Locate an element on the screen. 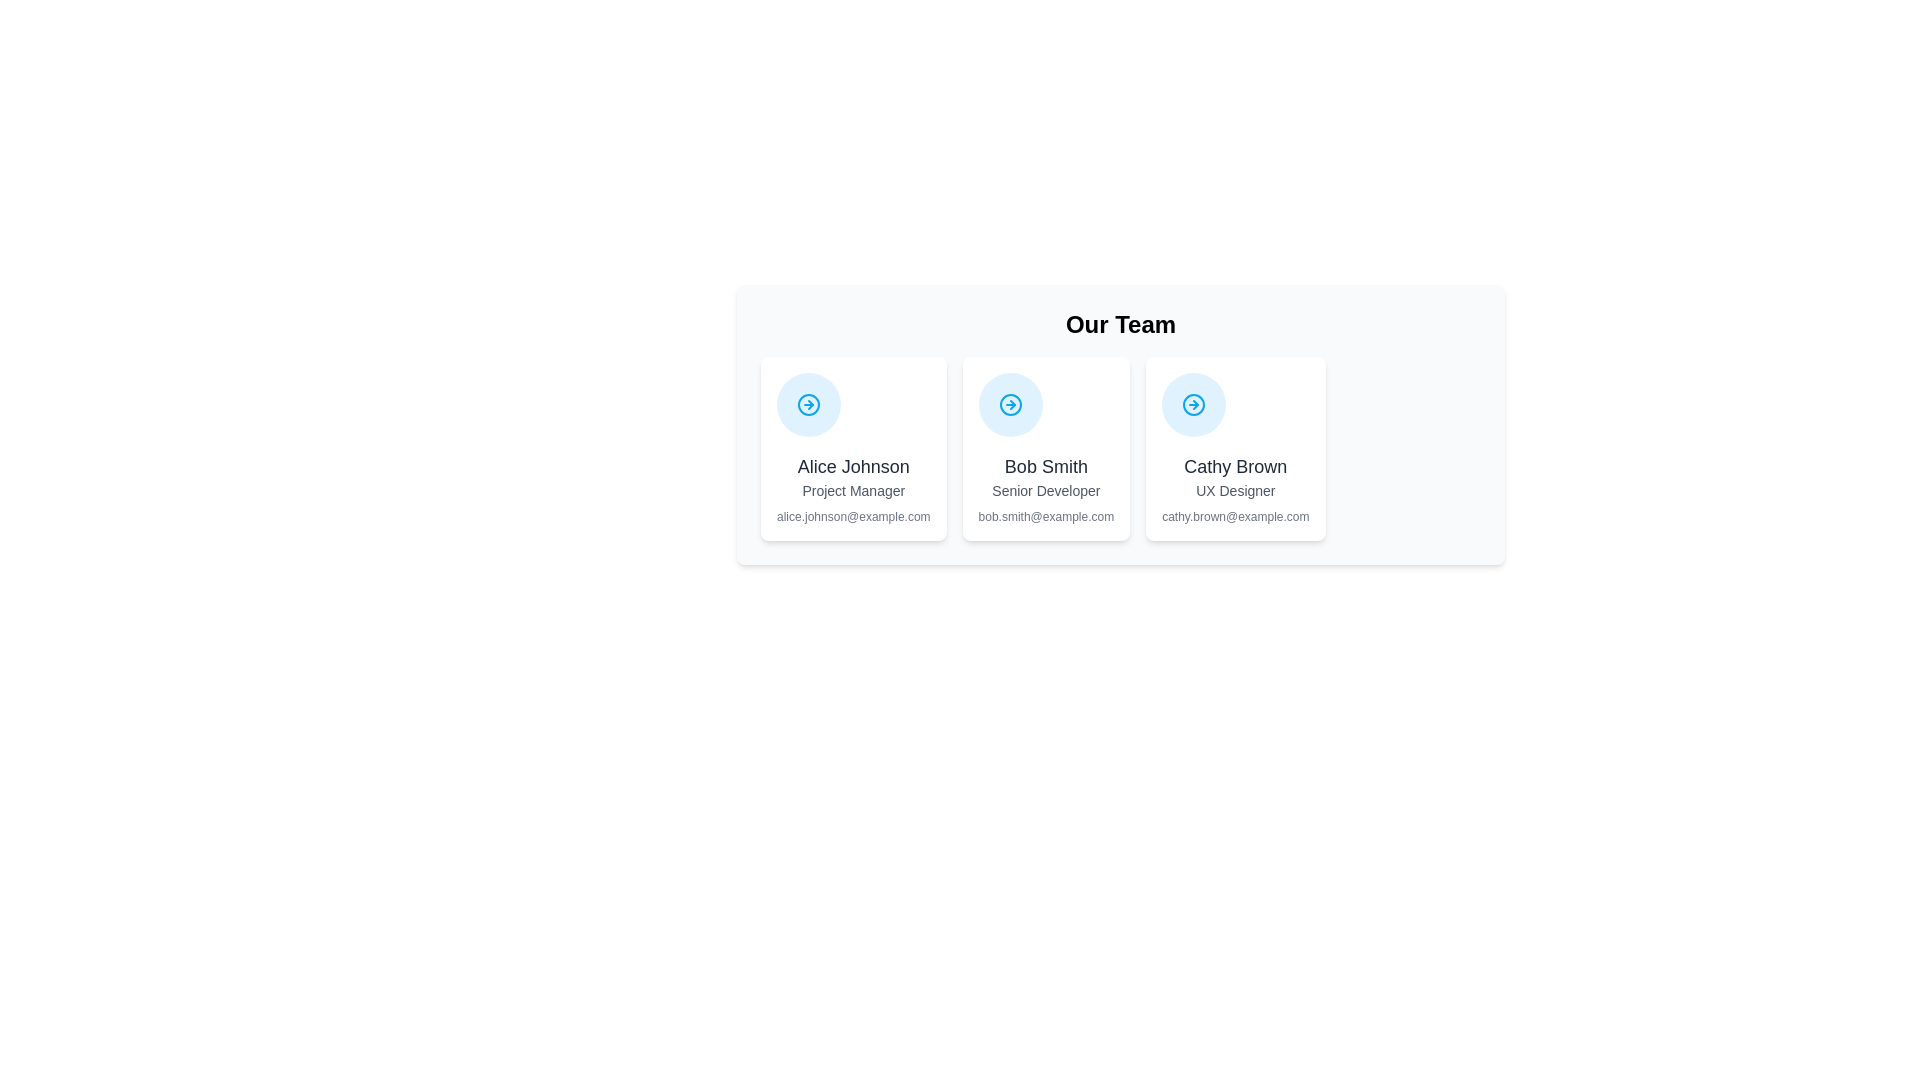 This screenshot has width=1920, height=1080. the rightward-pointing arrow icon encased within a circle, which is located in the profile card for 'Bob Smith' in the 'Our Team' section is located at coordinates (1010, 405).